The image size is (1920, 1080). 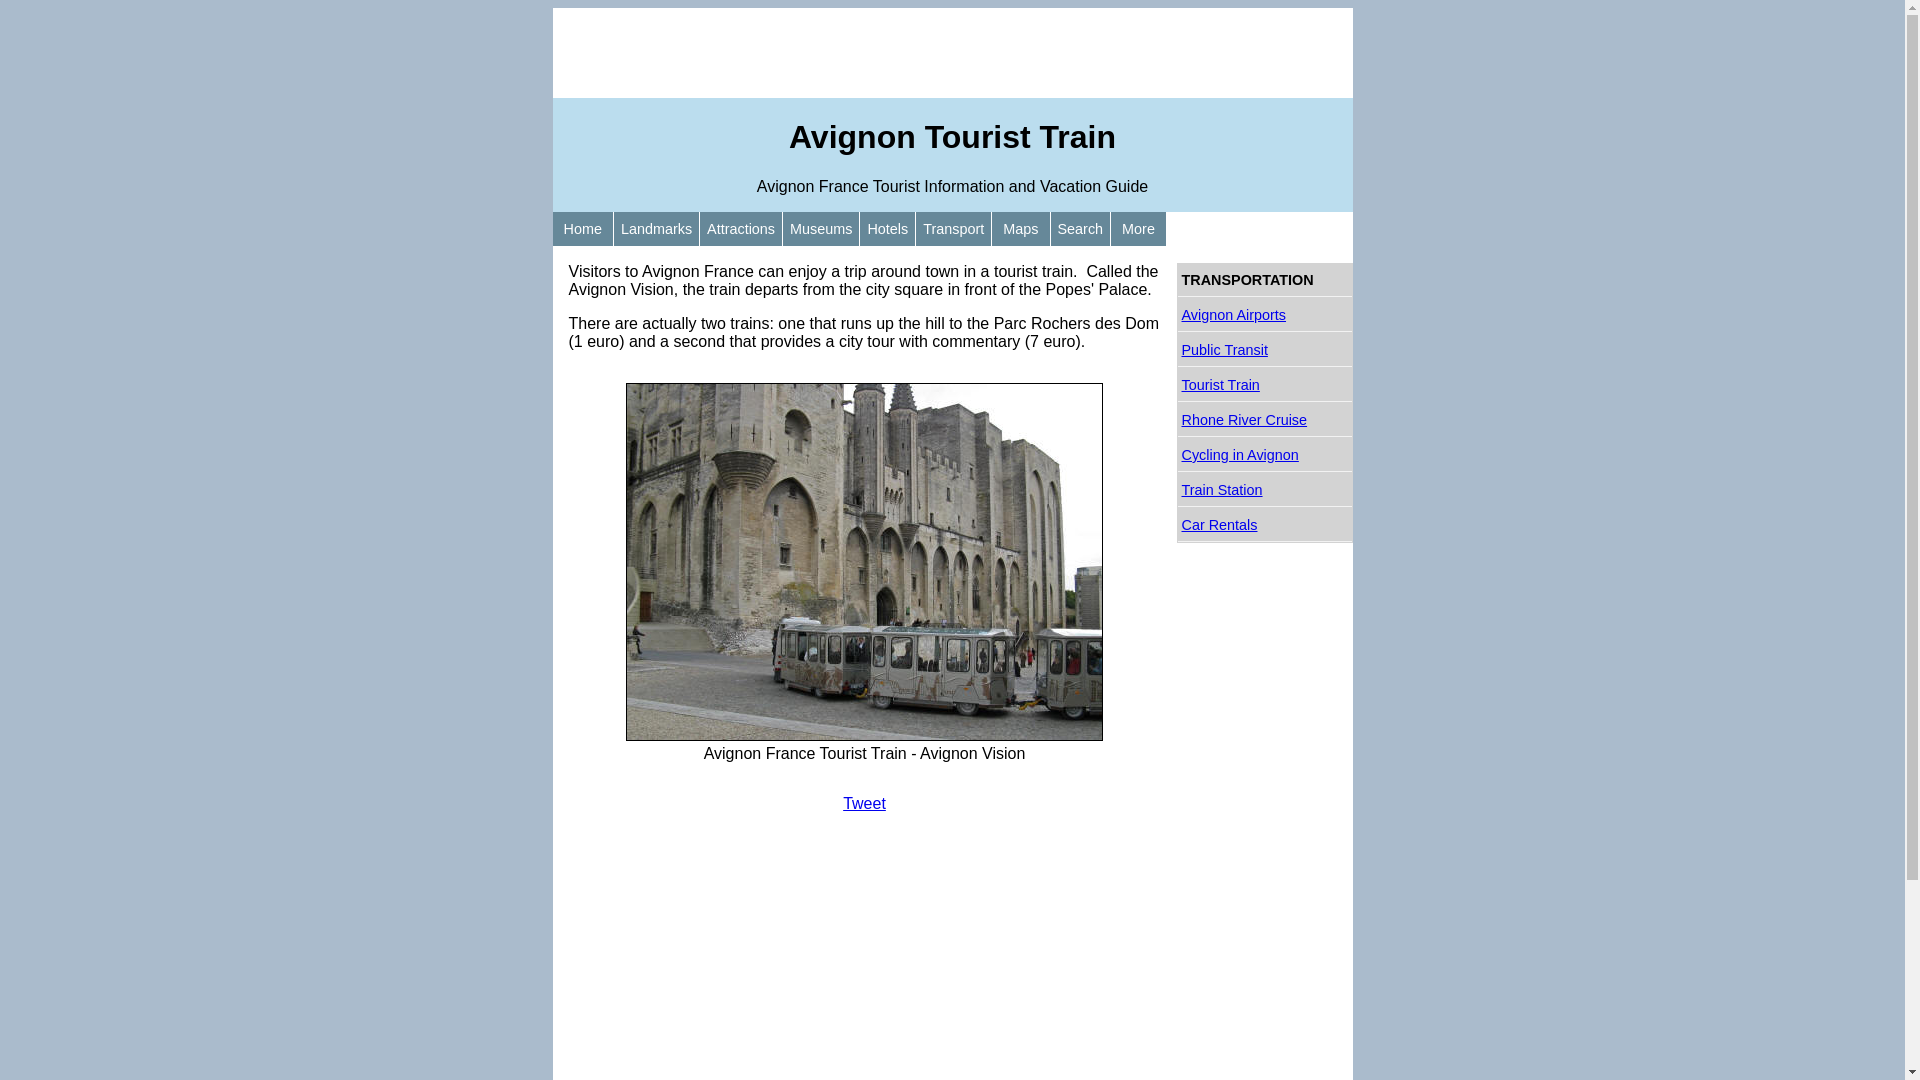 What do you see at coordinates (1264, 315) in the screenshot?
I see `'Avignon Airports'` at bounding box center [1264, 315].